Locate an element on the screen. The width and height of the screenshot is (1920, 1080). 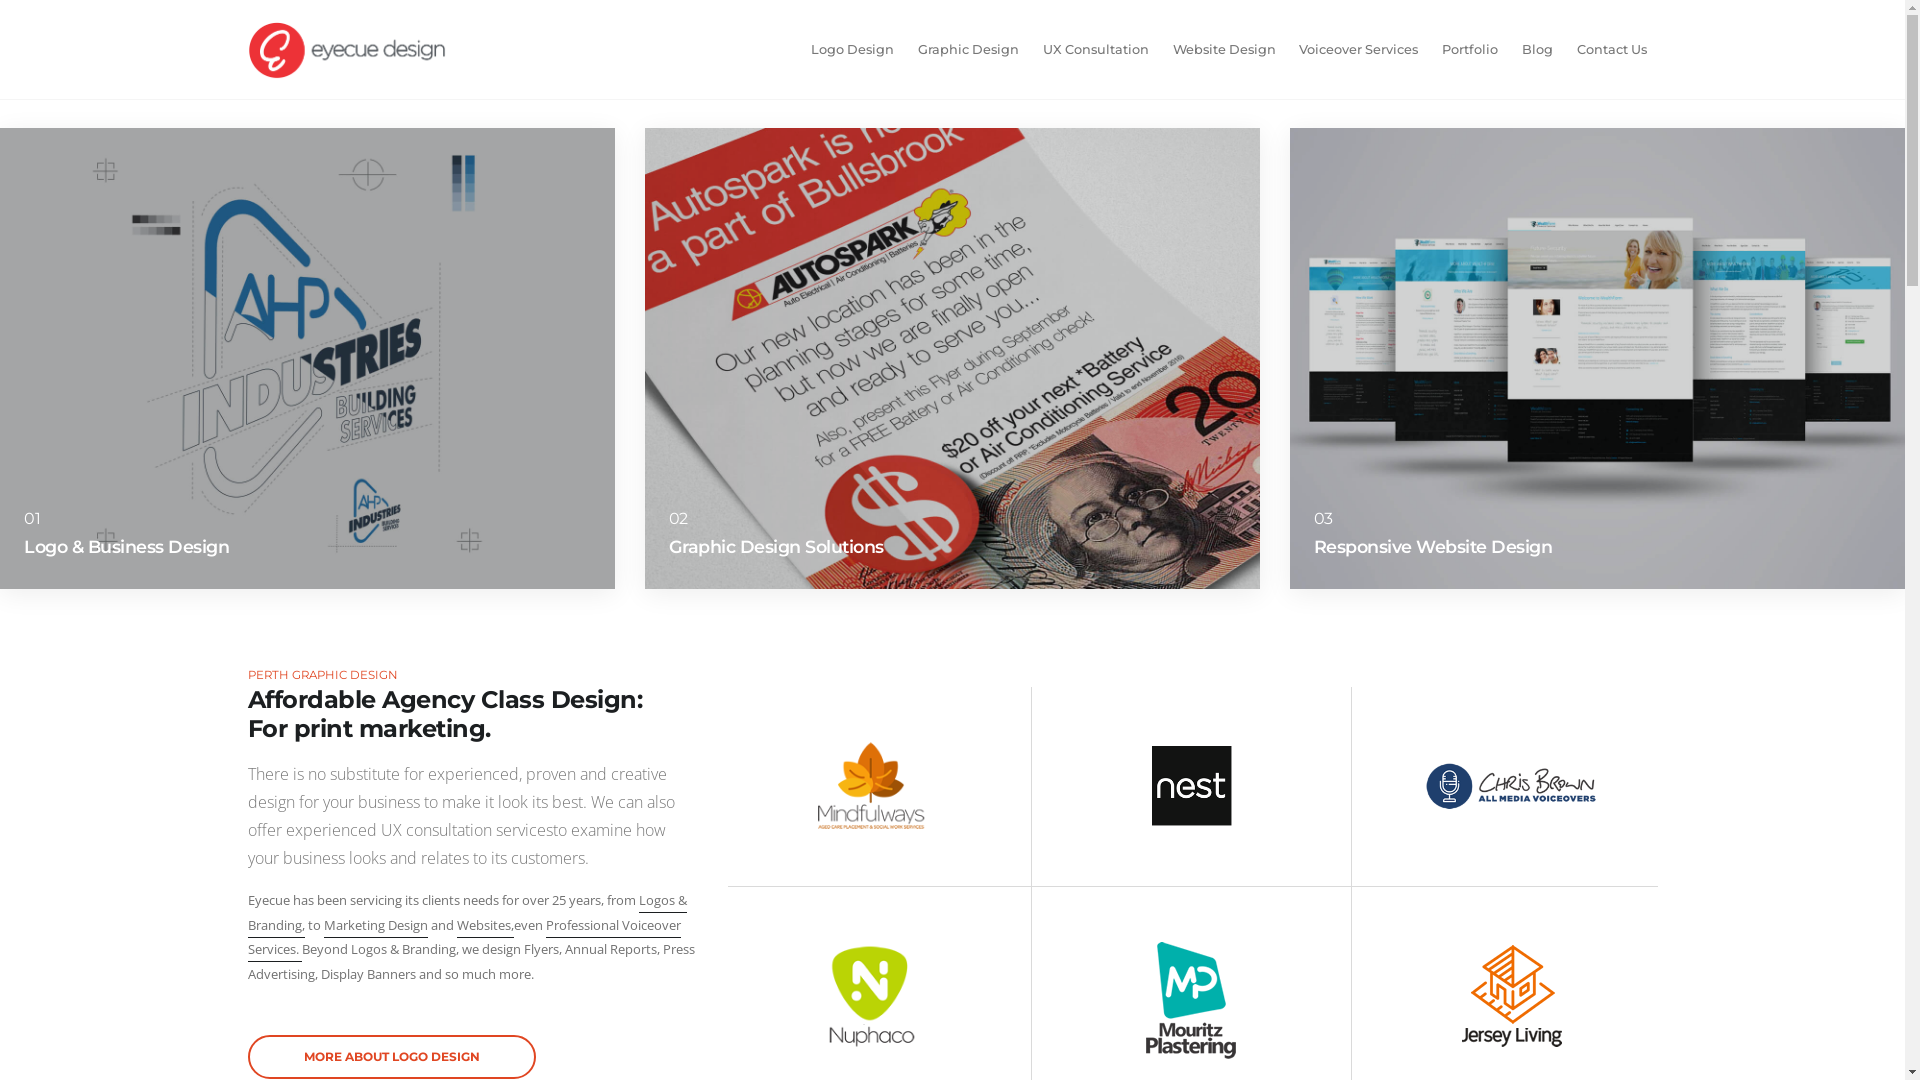
'MORE ABOUT LOGO DESIGN' is located at coordinates (392, 1055).